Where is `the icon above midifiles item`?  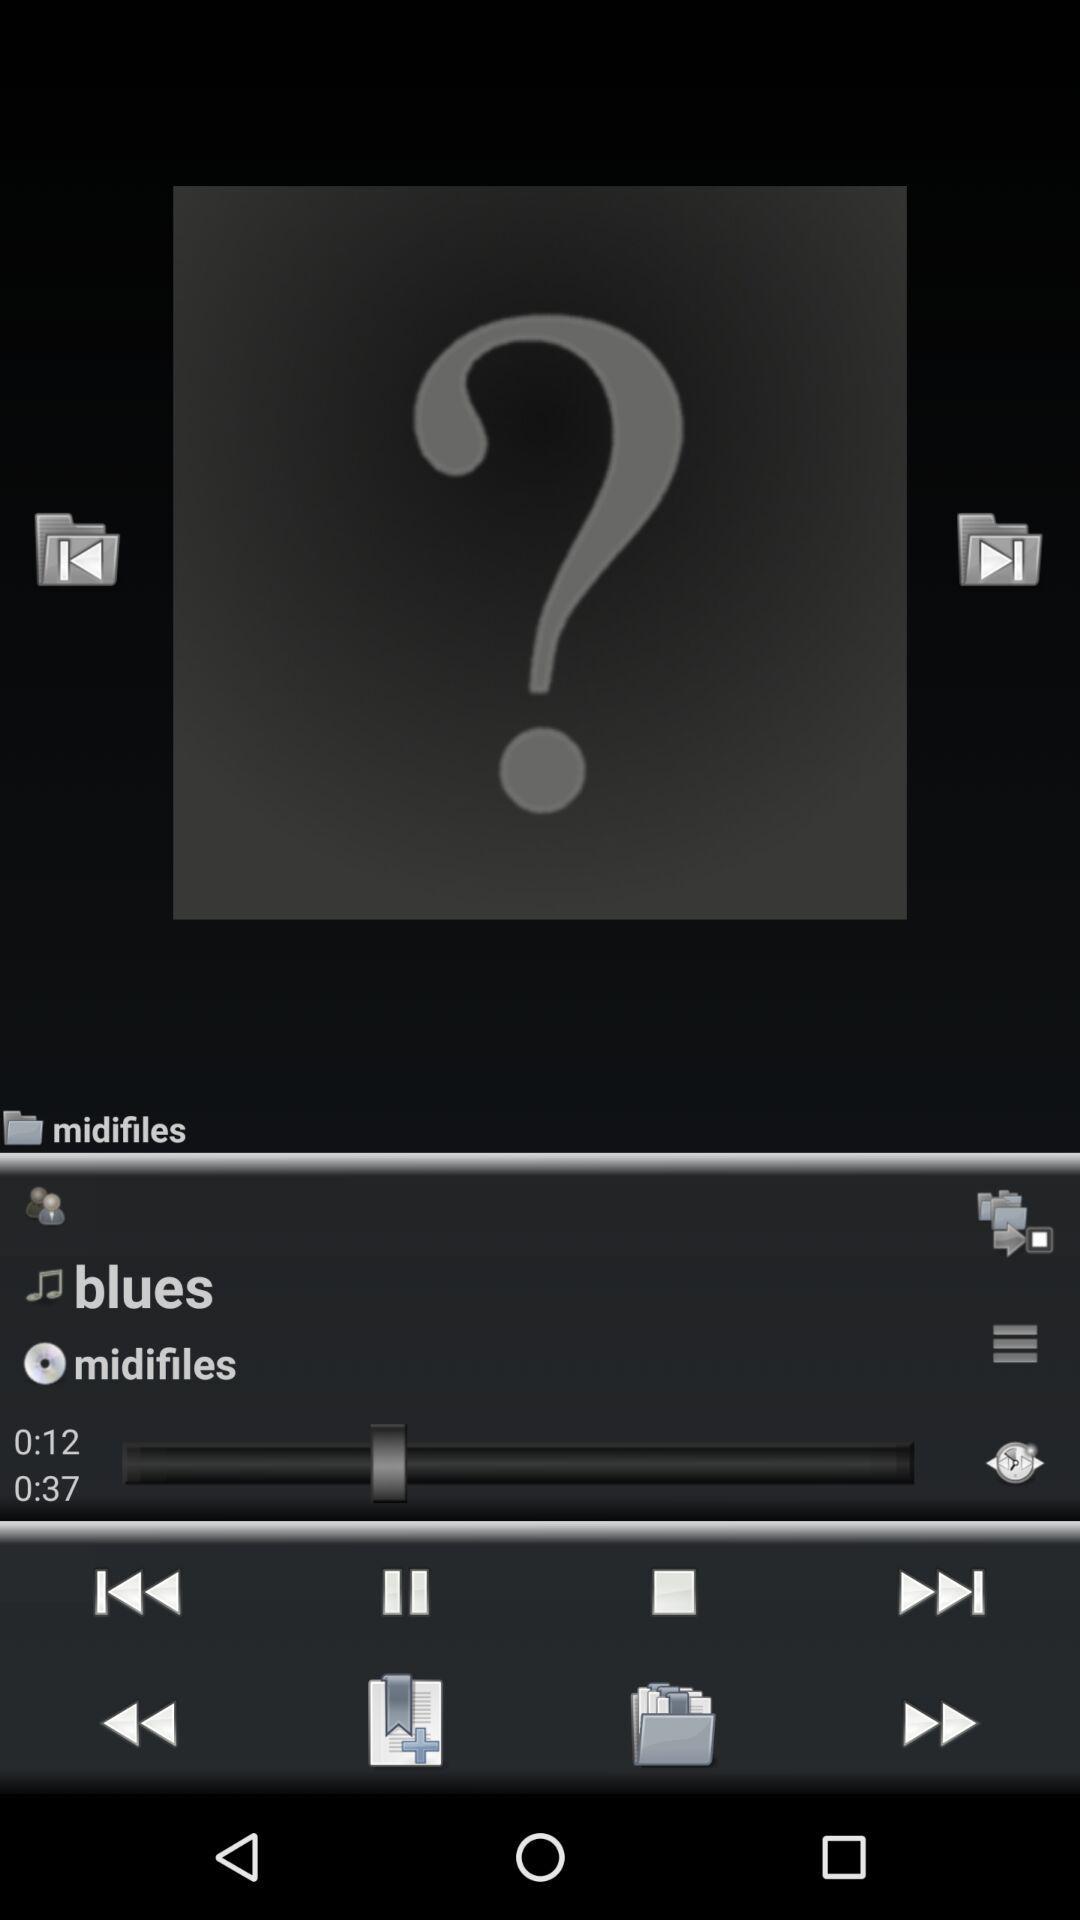
the icon above midifiles item is located at coordinates (540, 552).